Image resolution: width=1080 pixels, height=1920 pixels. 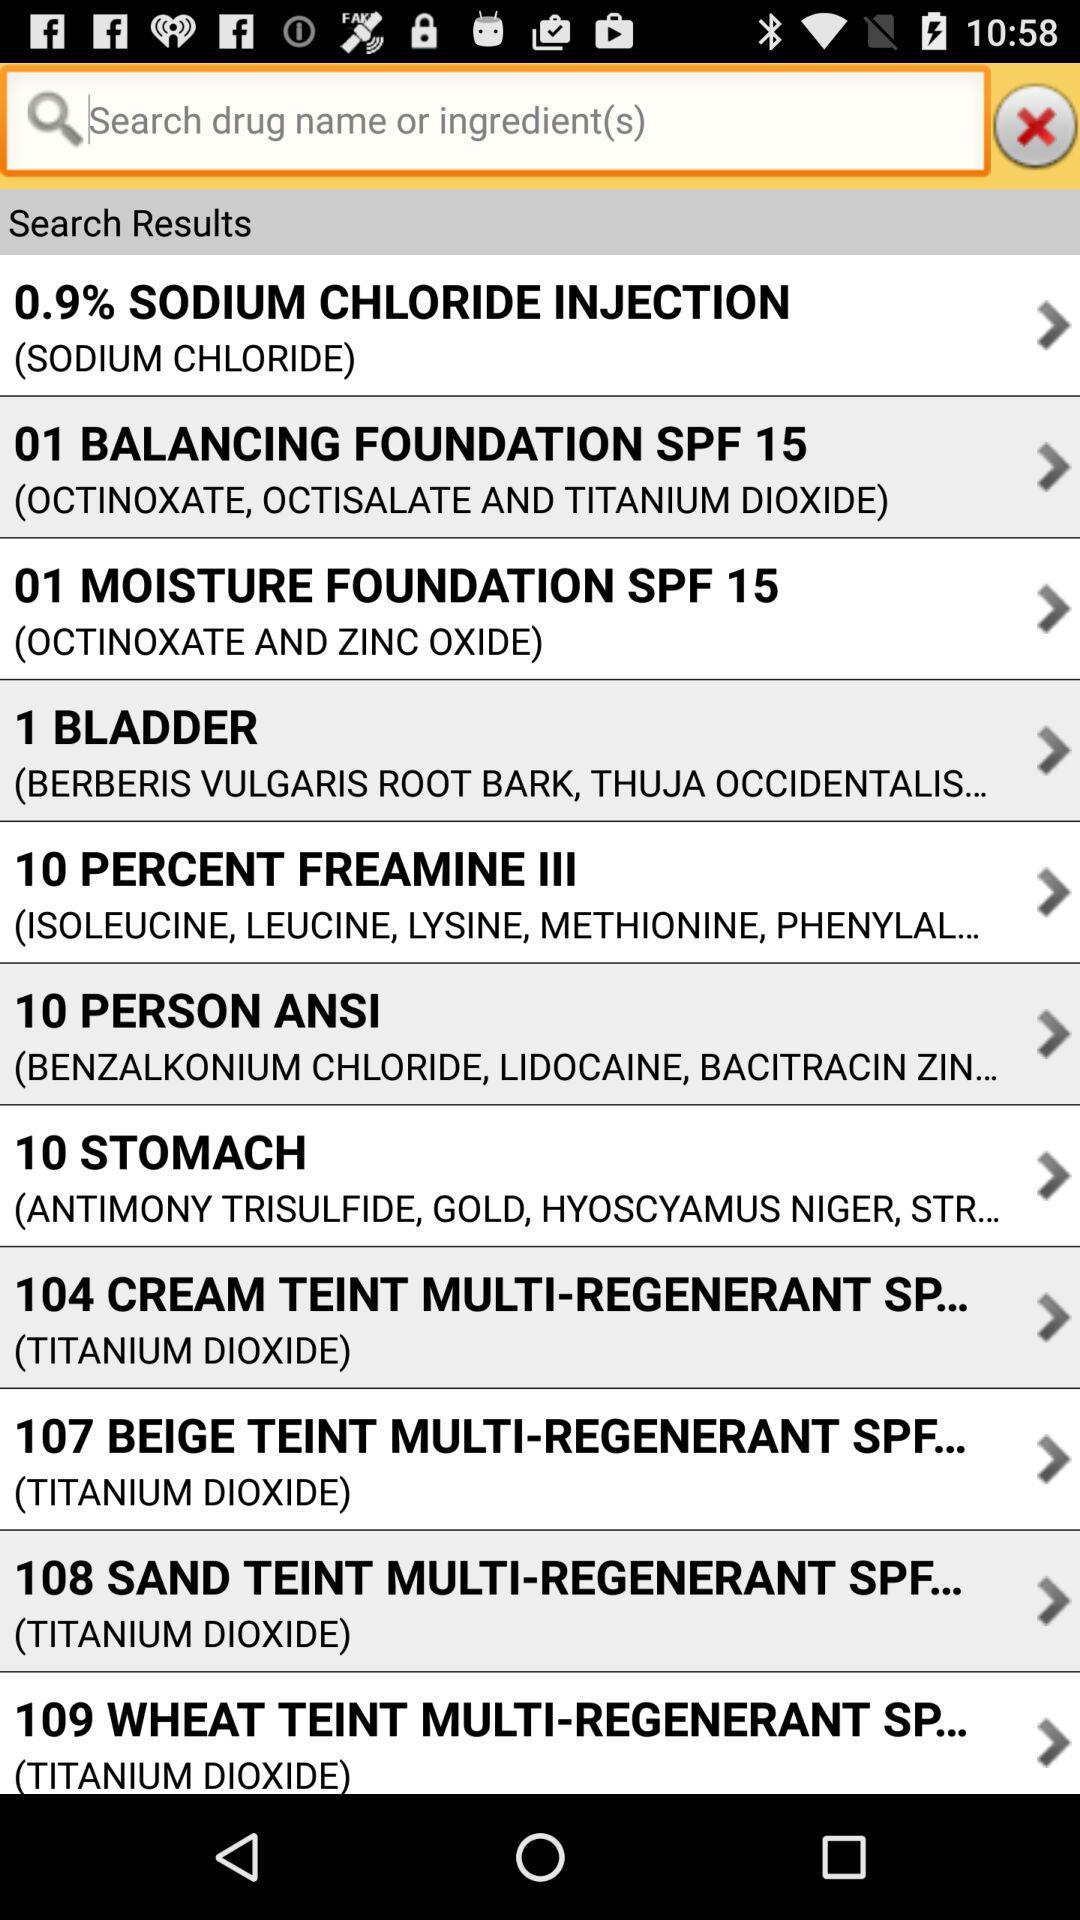 What do you see at coordinates (1035, 133) in the screenshot?
I see `the close icon` at bounding box center [1035, 133].